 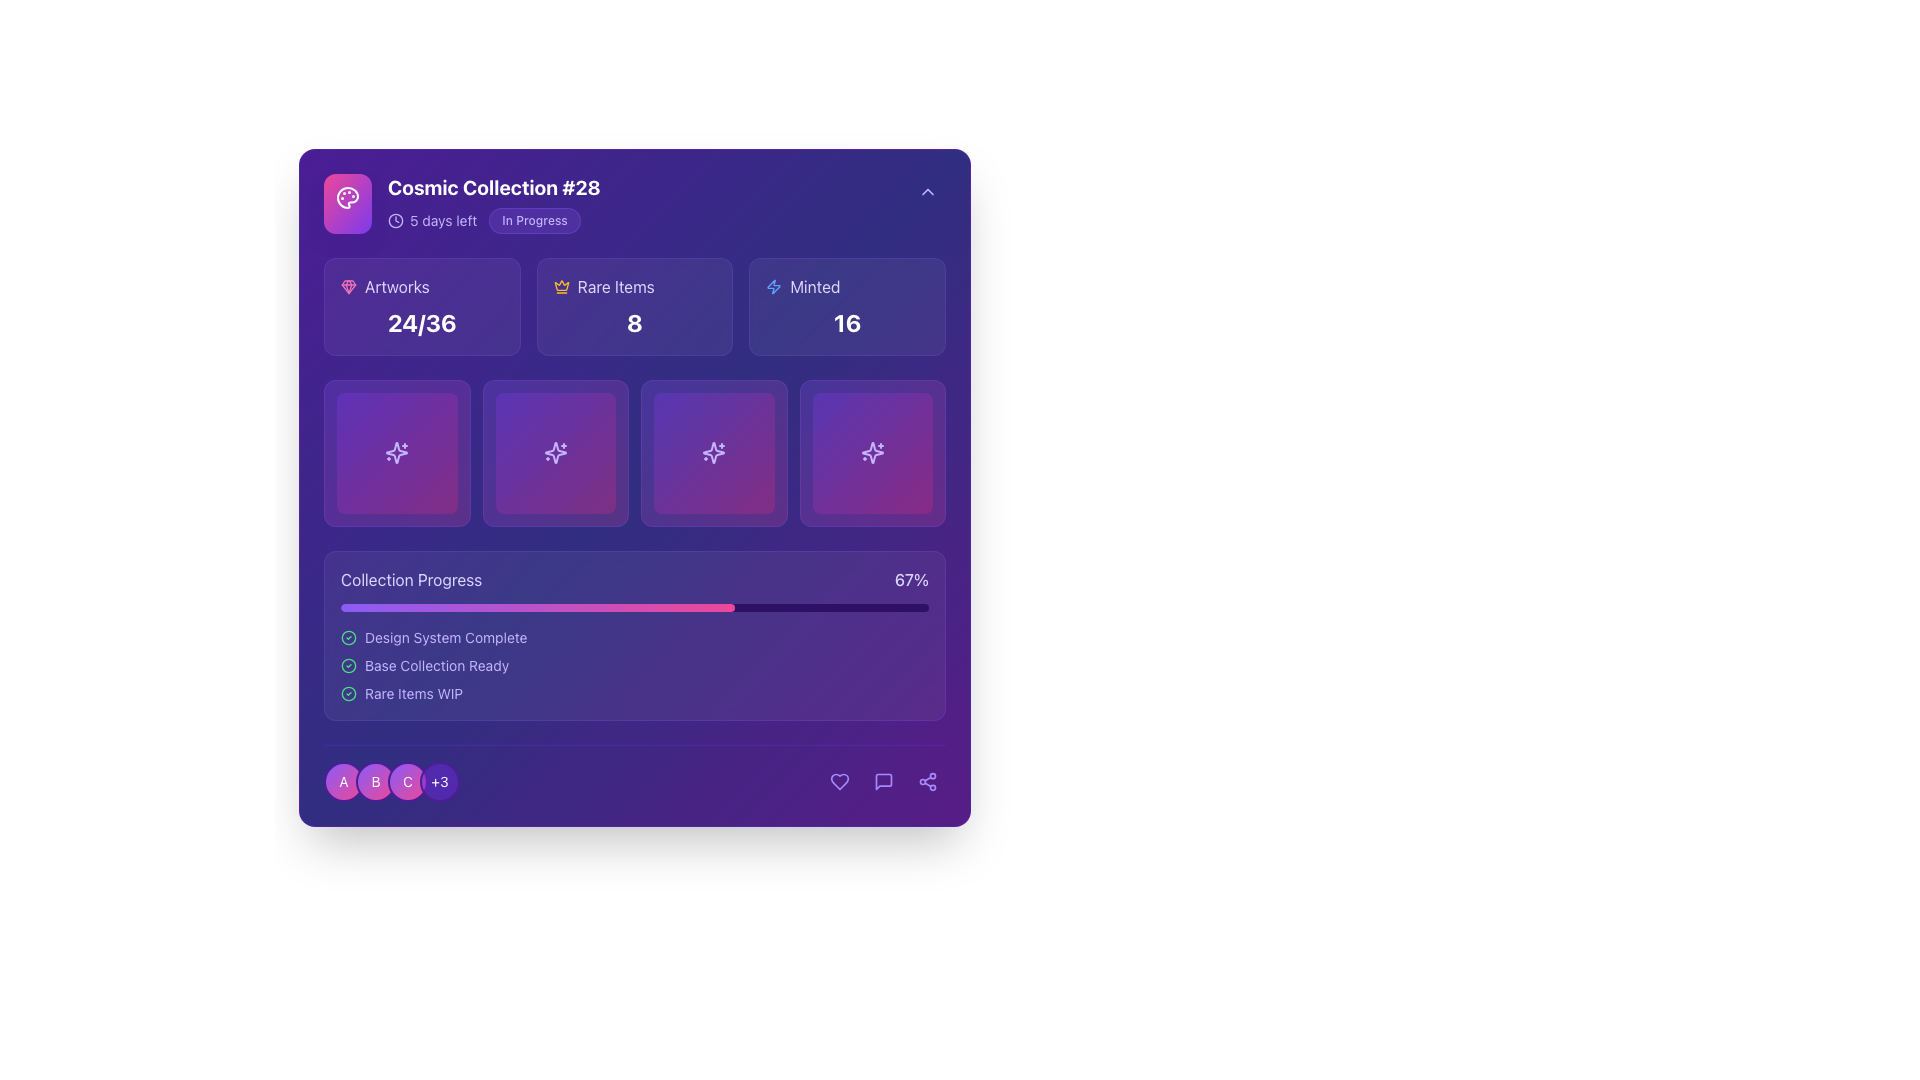 What do you see at coordinates (714, 453) in the screenshot?
I see `the vibrant violet star icon with a glowing effect, which is the third icon in the second row of the grid, to interact with it` at bounding box center [714, 453].